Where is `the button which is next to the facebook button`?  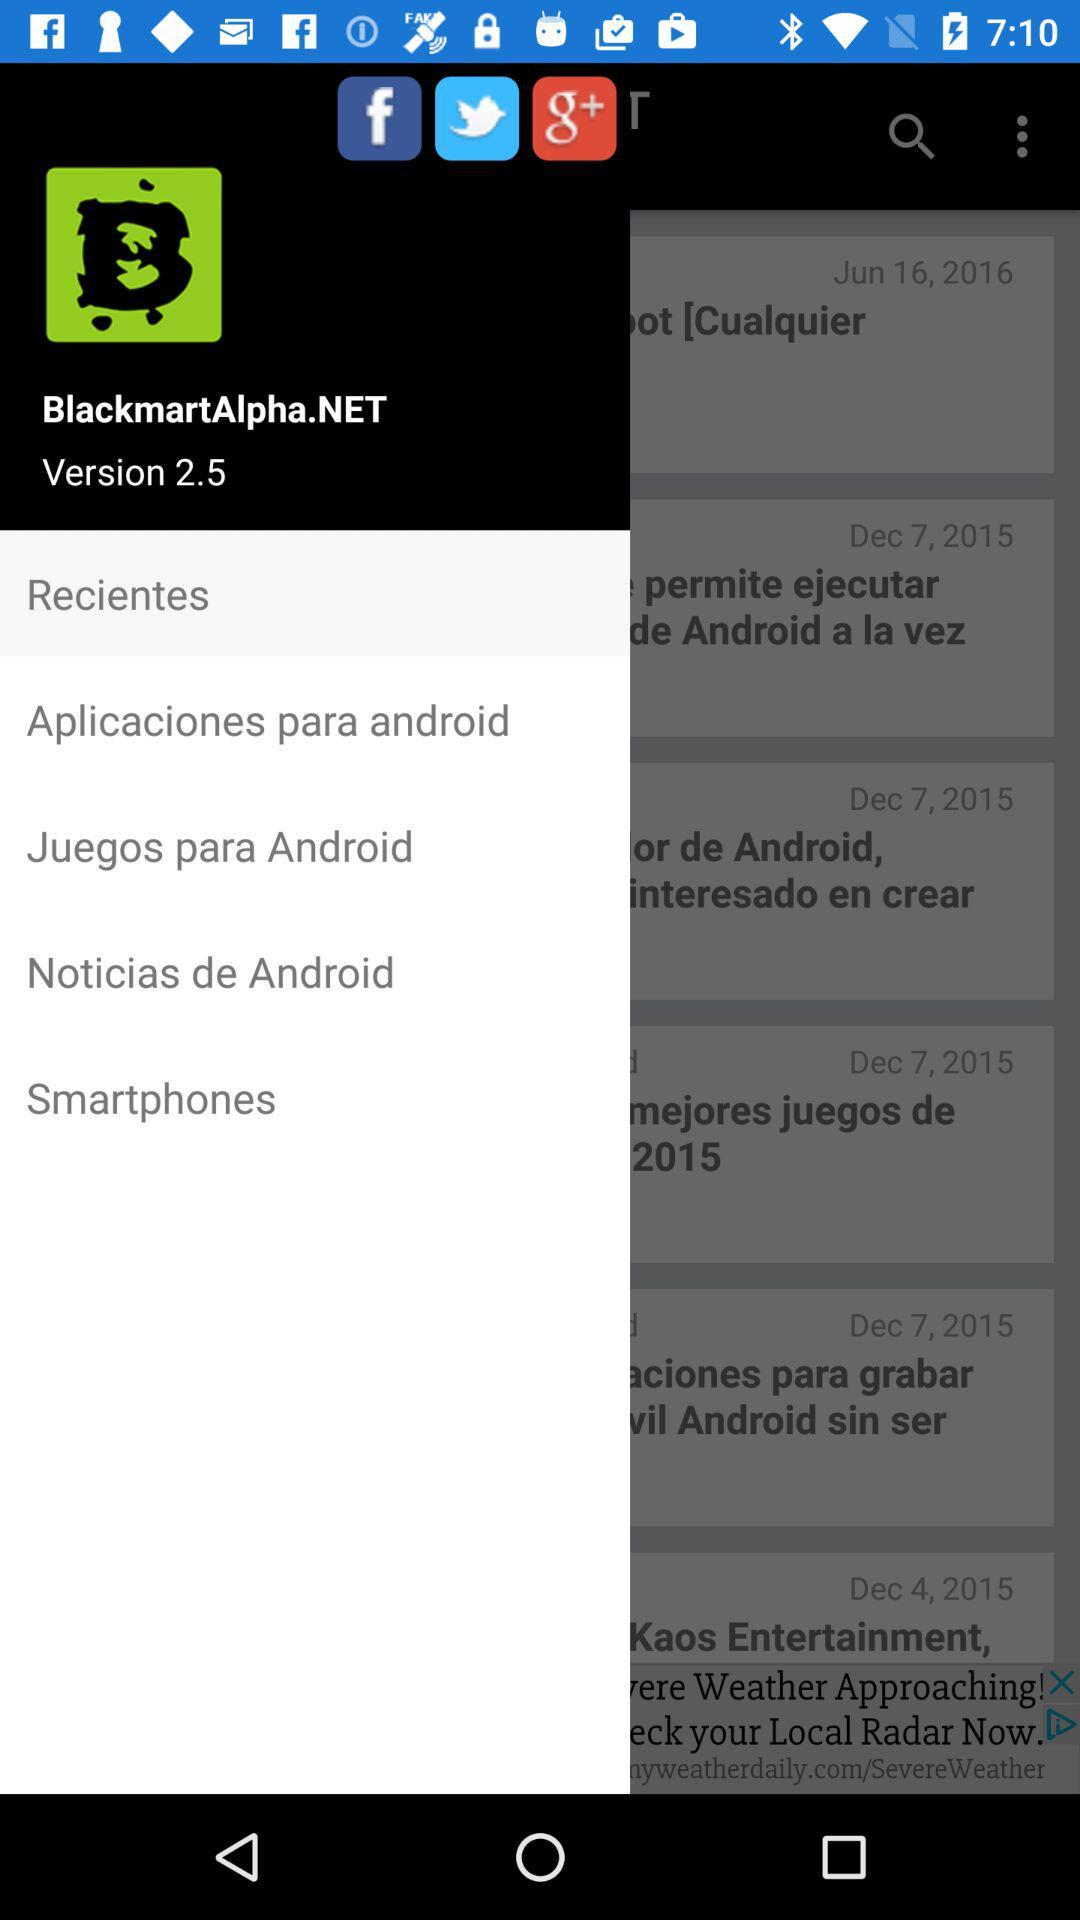
the button which is next to the facebook button is located at coordinates (477, 118).